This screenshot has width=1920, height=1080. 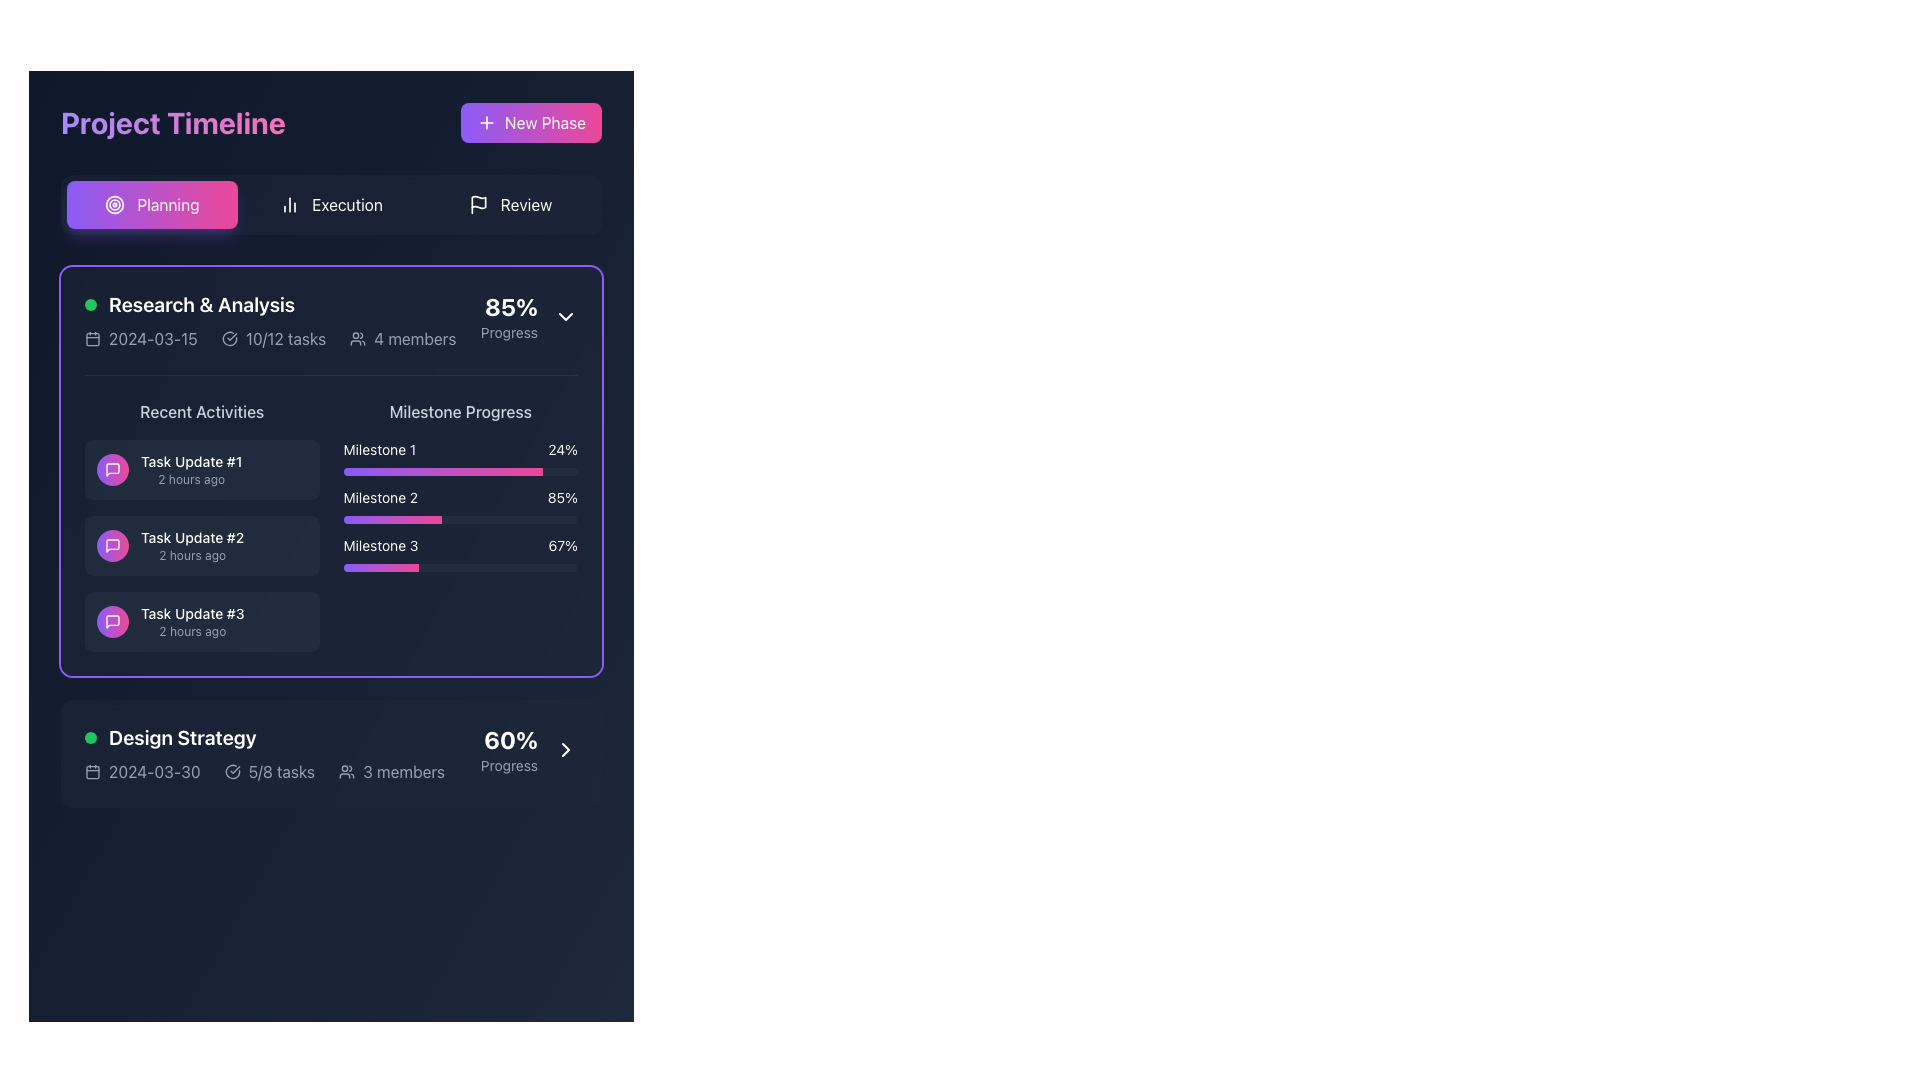 What do you see at coordinates (141, 770) in the screenshot?
I see `the text label displaying the date '2024-03-30' with an associated calendar icon located in the 'Design Strategy' group, which is the leftmost element in that section` at bounding box center [141, 770].